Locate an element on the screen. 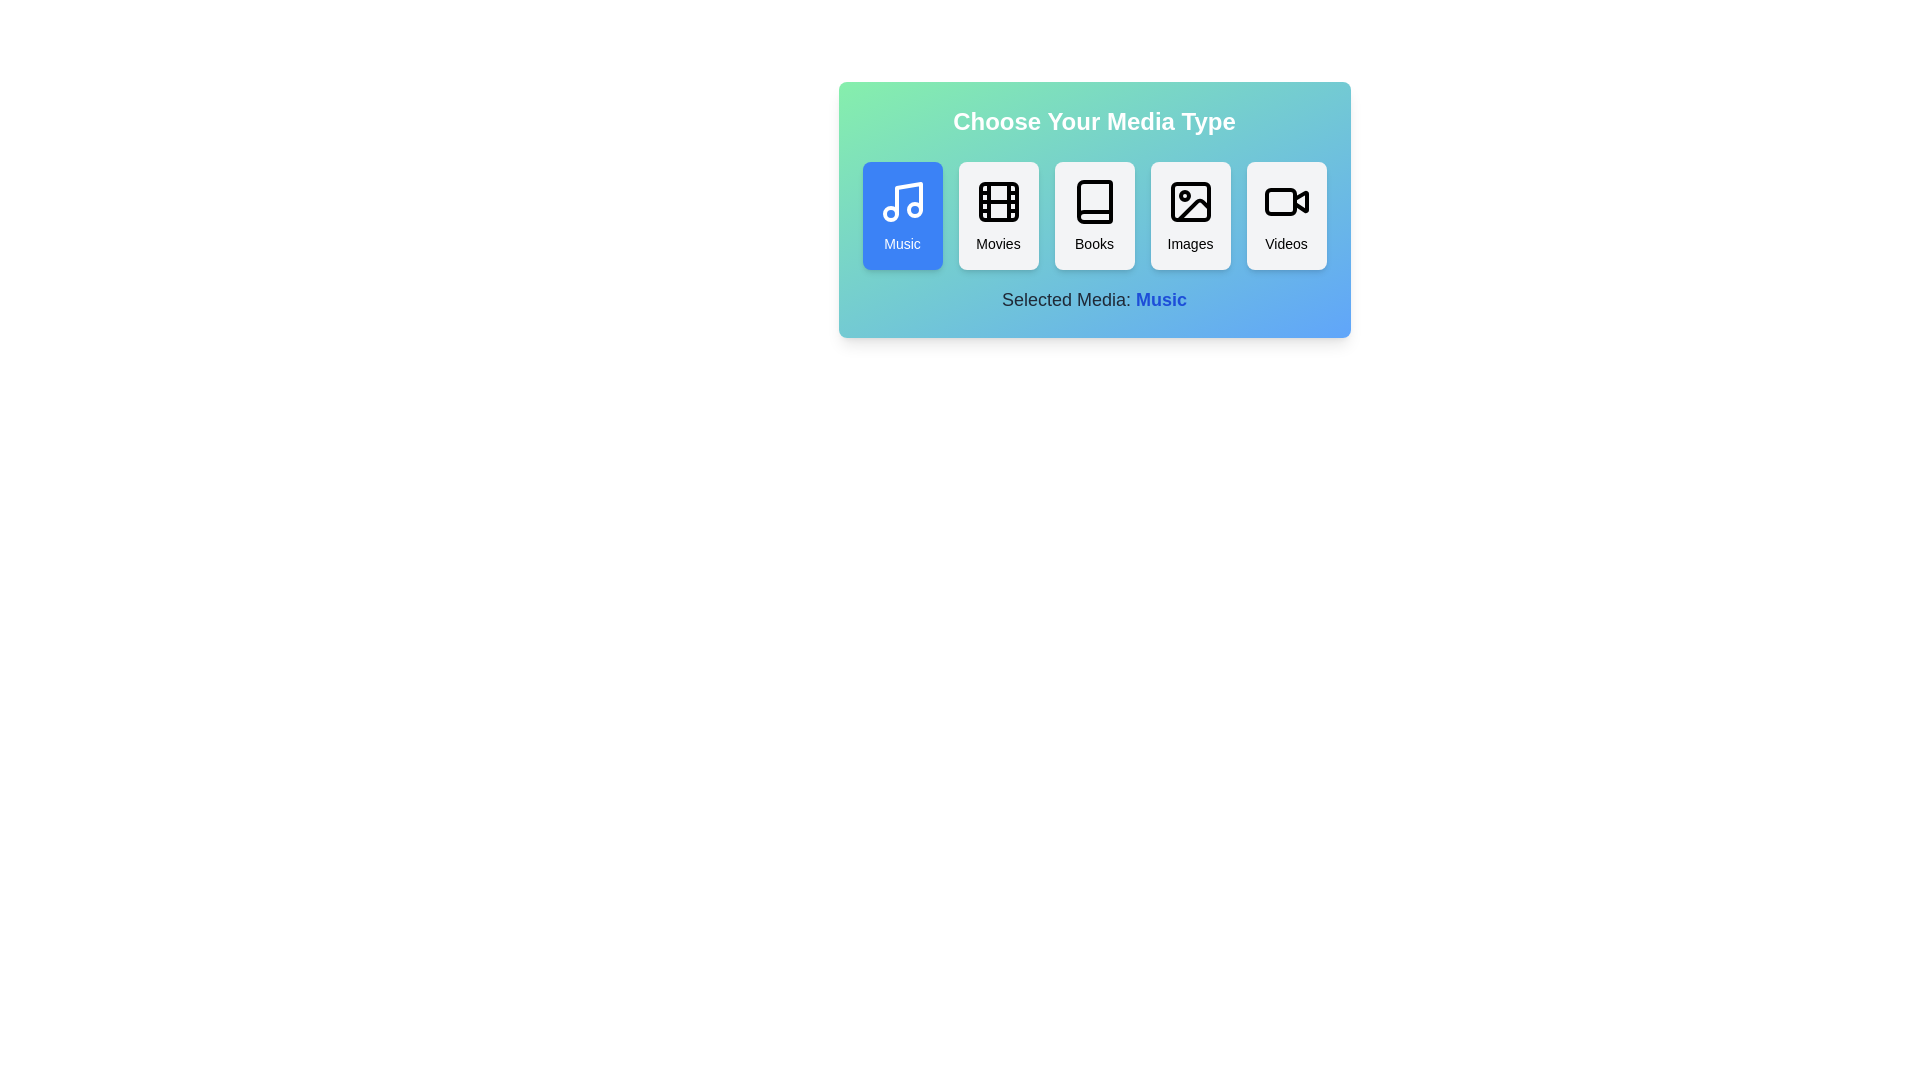 The width and height of the screenshot is (1920, 1080). the Videos button to observe hover effects is located at coordinates (1286, 216).